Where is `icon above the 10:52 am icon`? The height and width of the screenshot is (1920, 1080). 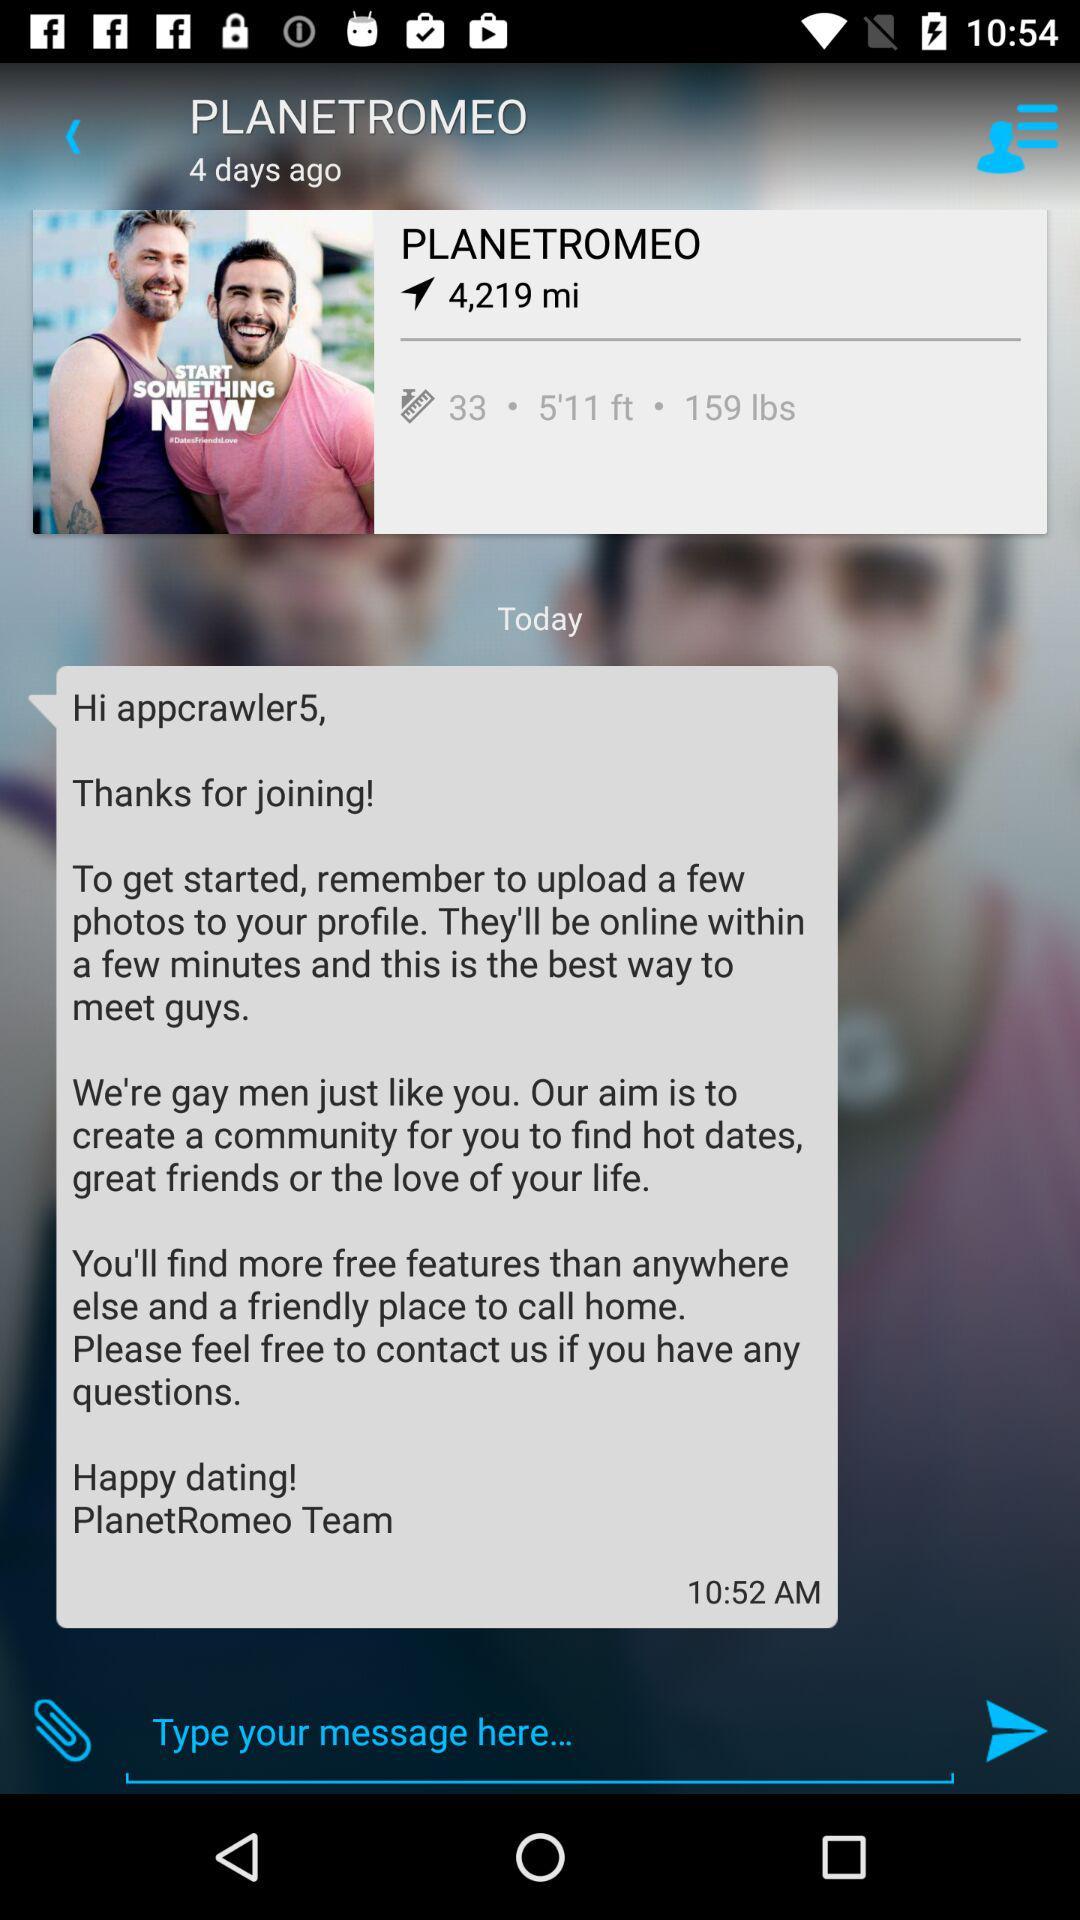
icon above the 10:52 am icon is located at coordinates (446, 1111).